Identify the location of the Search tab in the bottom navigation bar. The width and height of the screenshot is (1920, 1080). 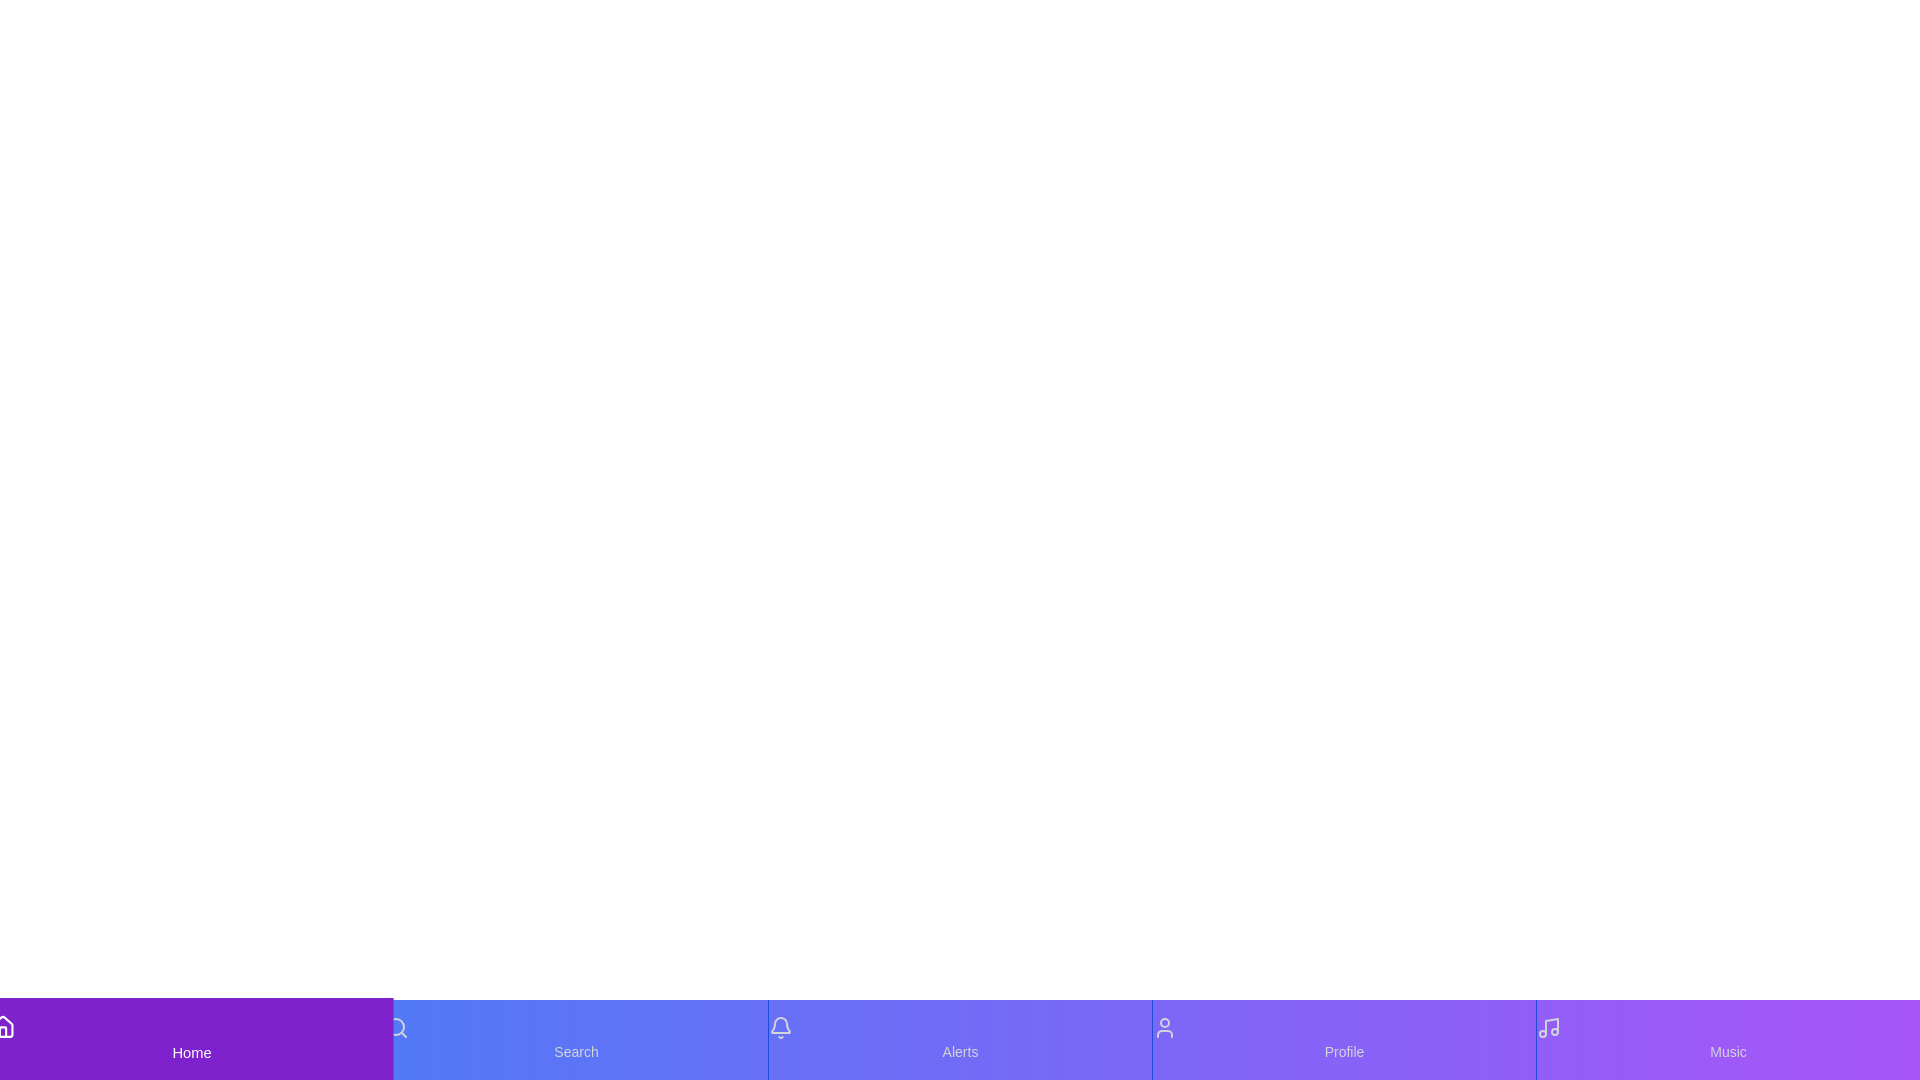
(575, 1039).